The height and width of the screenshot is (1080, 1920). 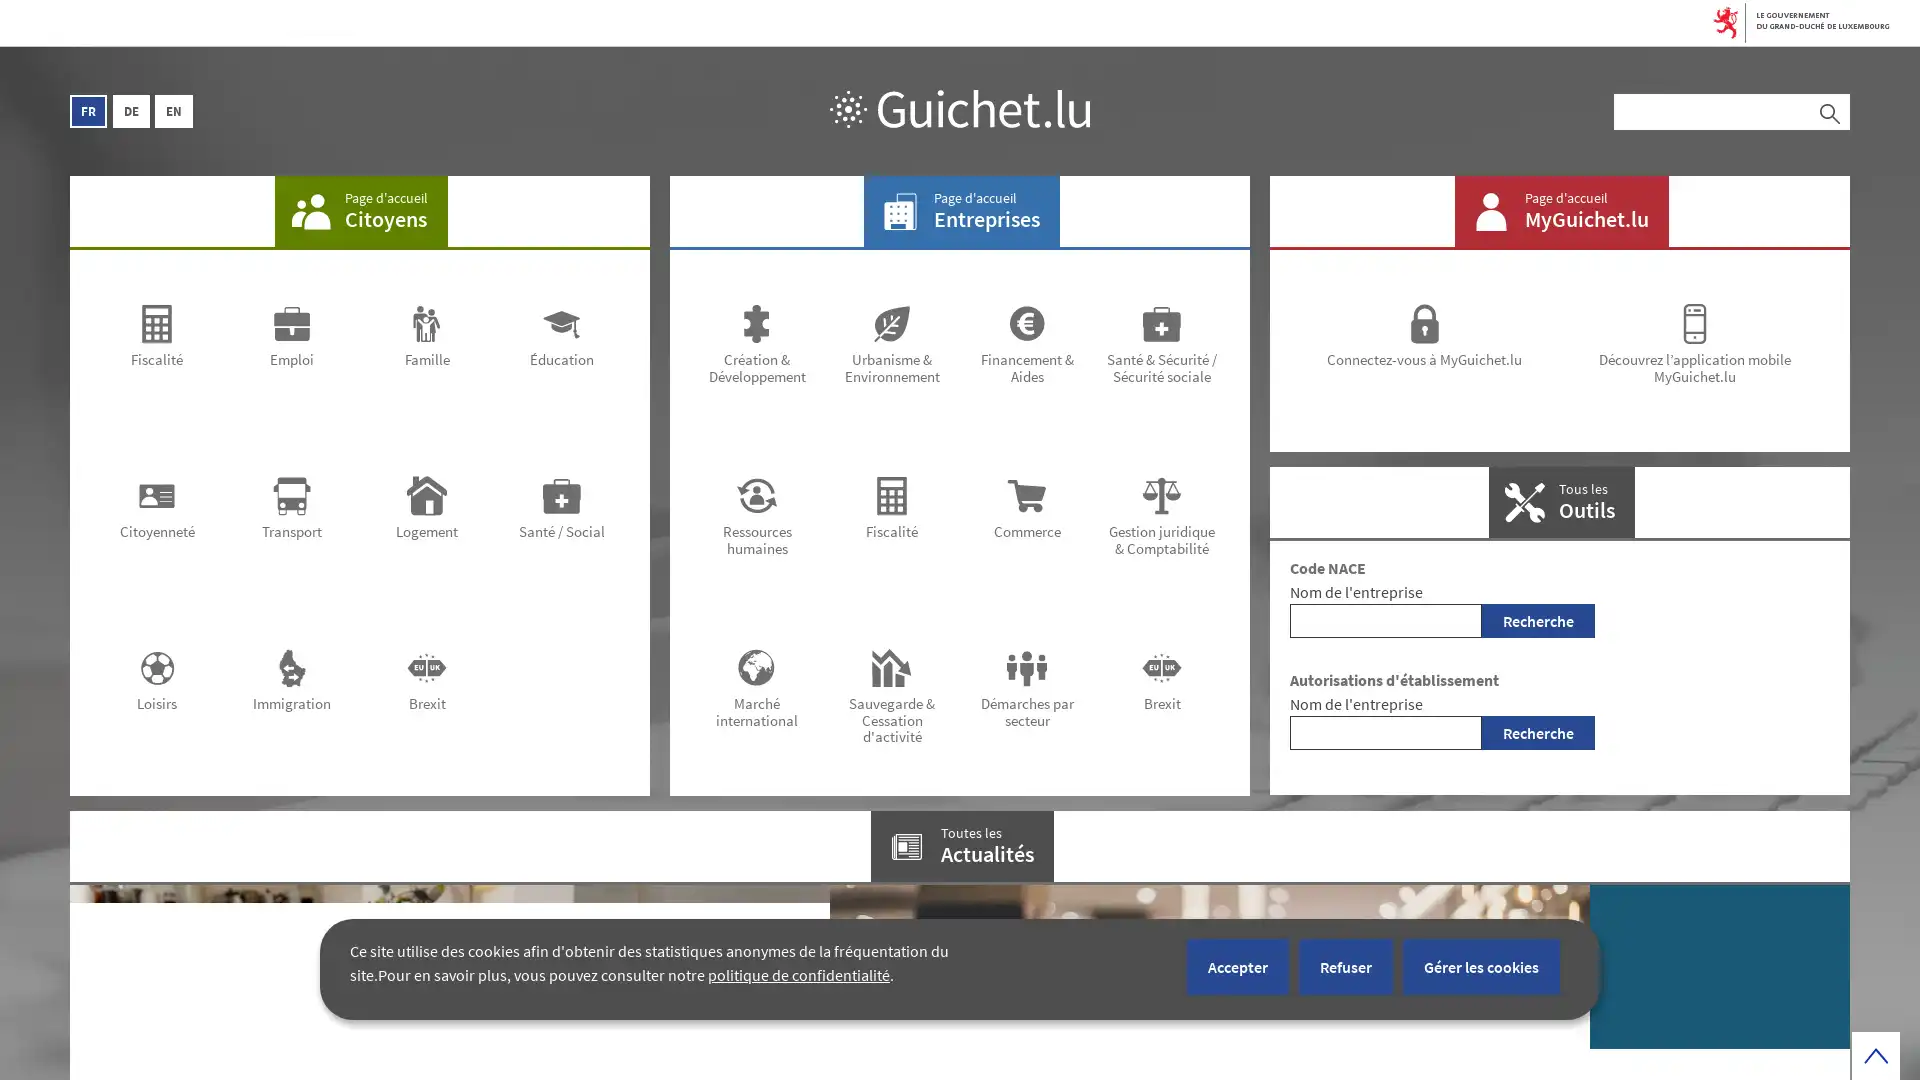 What do you see at coordinates (1481, 966) in the screenshot?
I see `Gerer les cookies` at bounding box center [1481, 966].